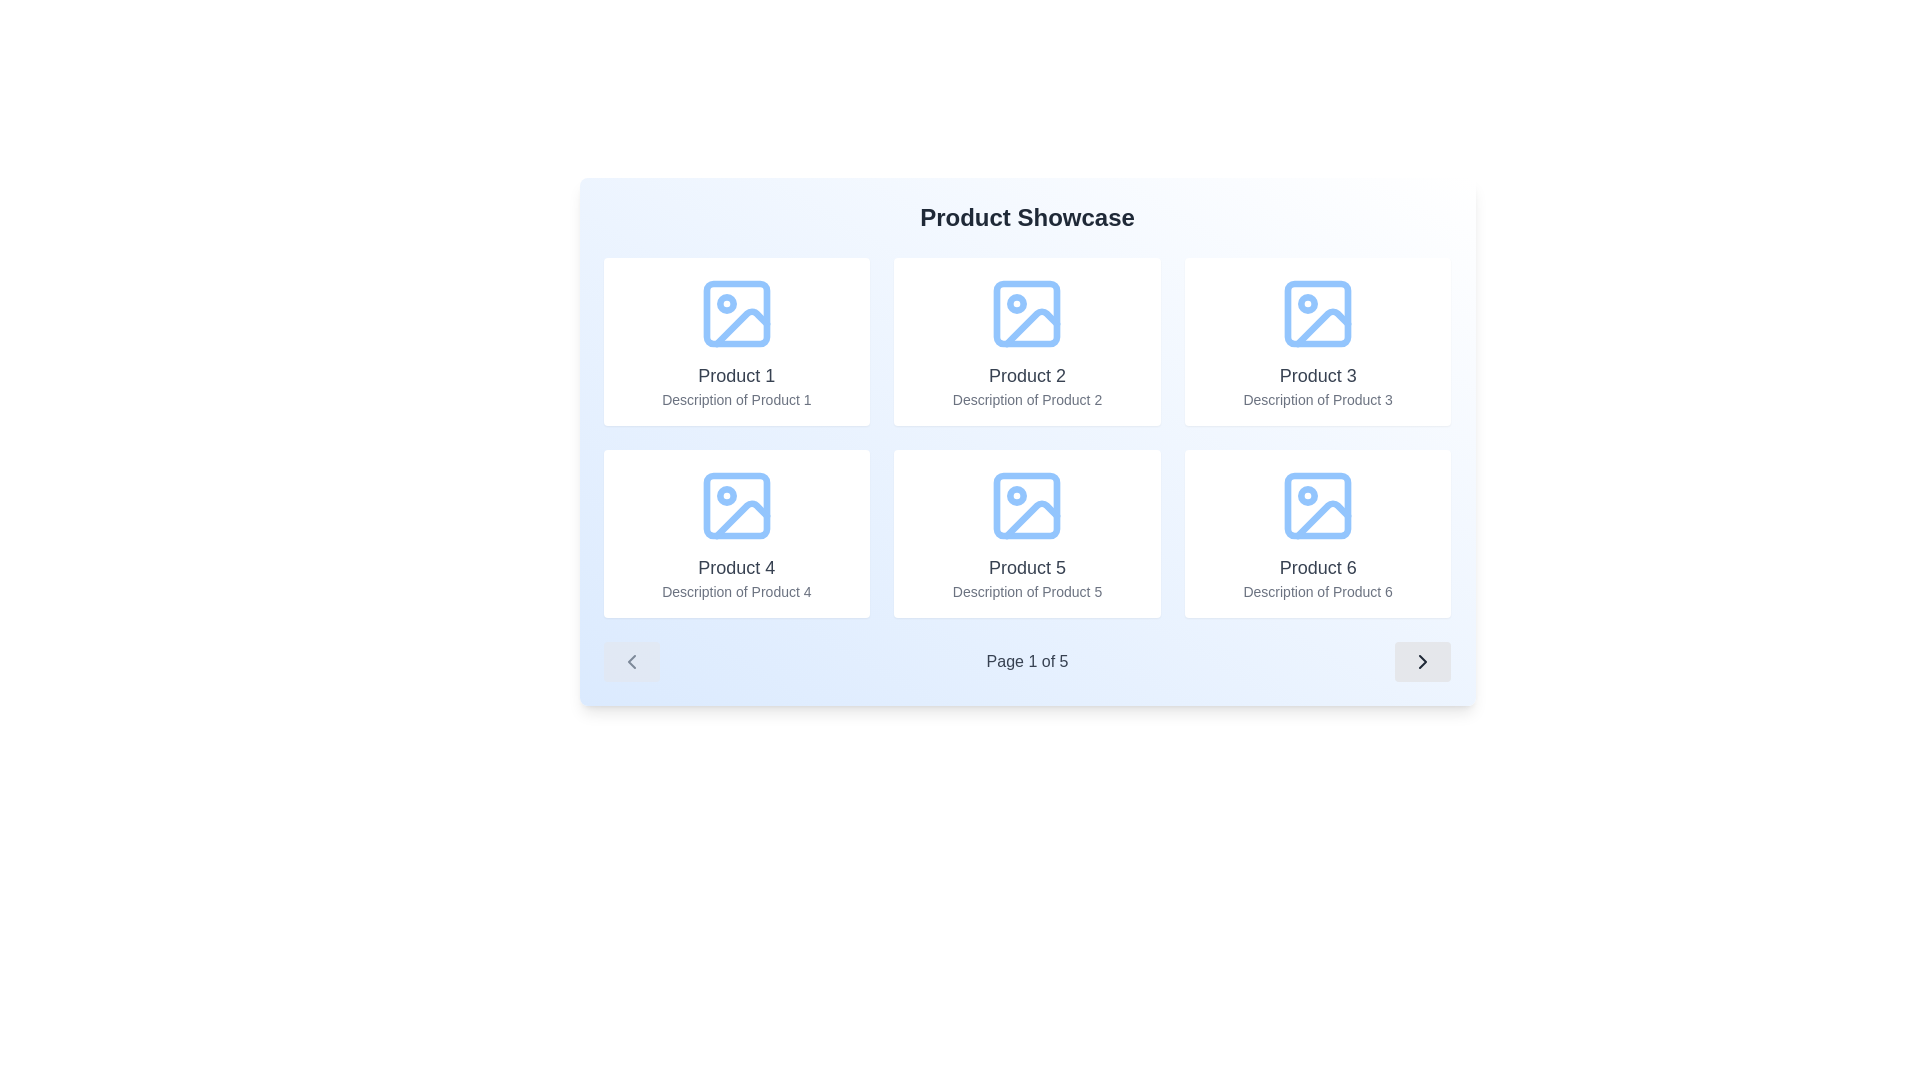  I want to click on the rectangular portion in the top-left segment of the image icon within the fourth product card from left to right in the second row of the grid, so click(735, 504).